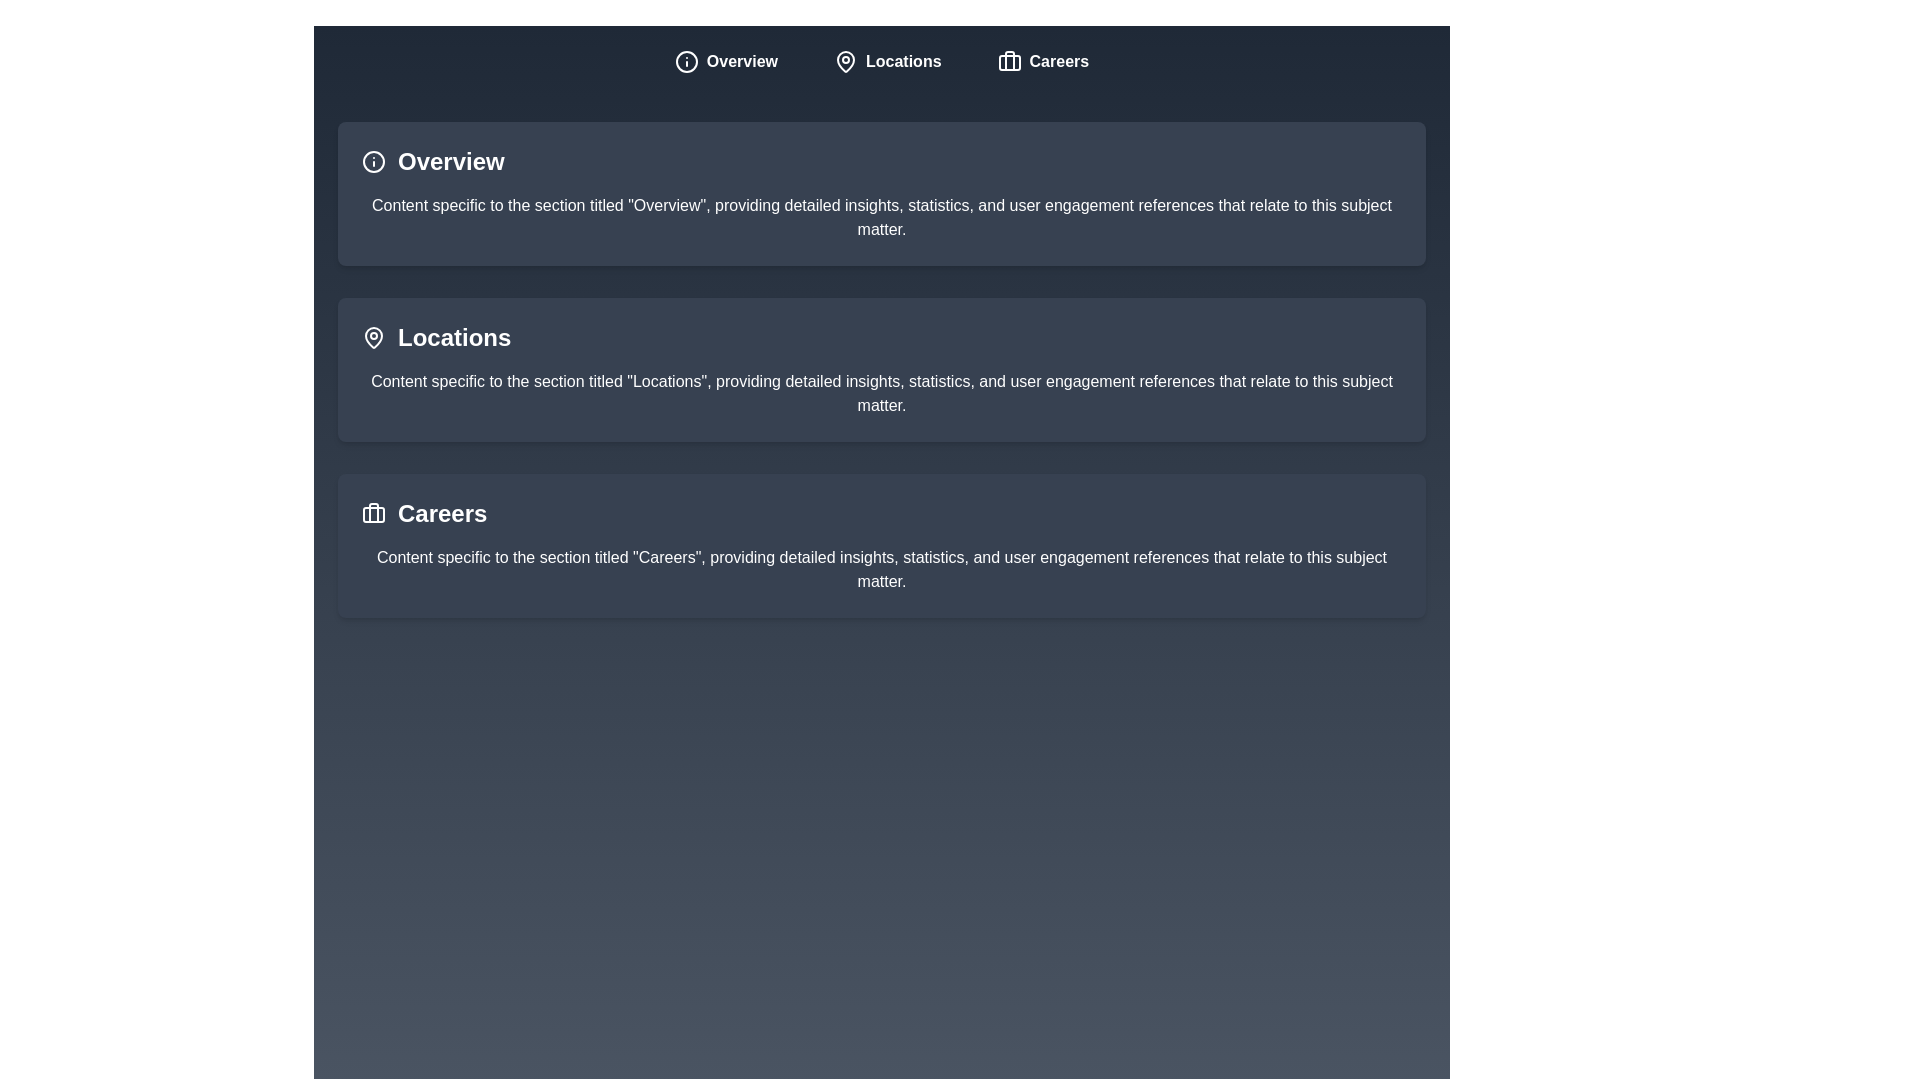 This screenshot has width=1920, height=1080. I want to click on the text block located in the 'Careers' section, which provides detailed information beneath the section title and icon, so click(881, 570).